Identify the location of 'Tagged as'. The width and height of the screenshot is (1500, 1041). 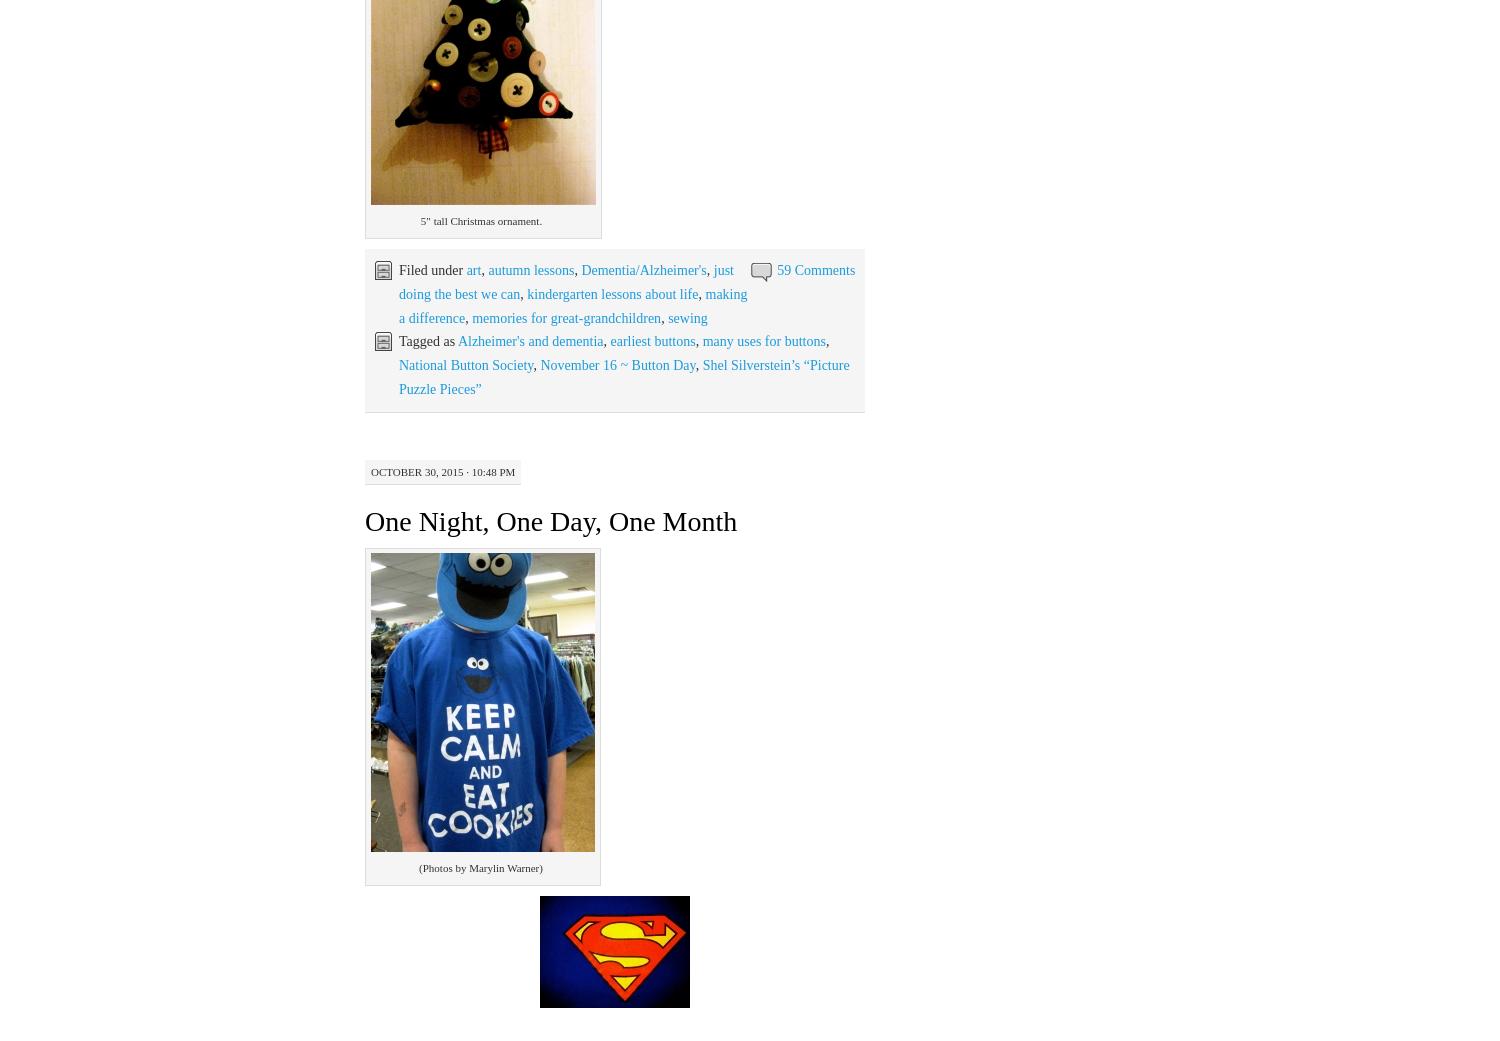
(427, 341).